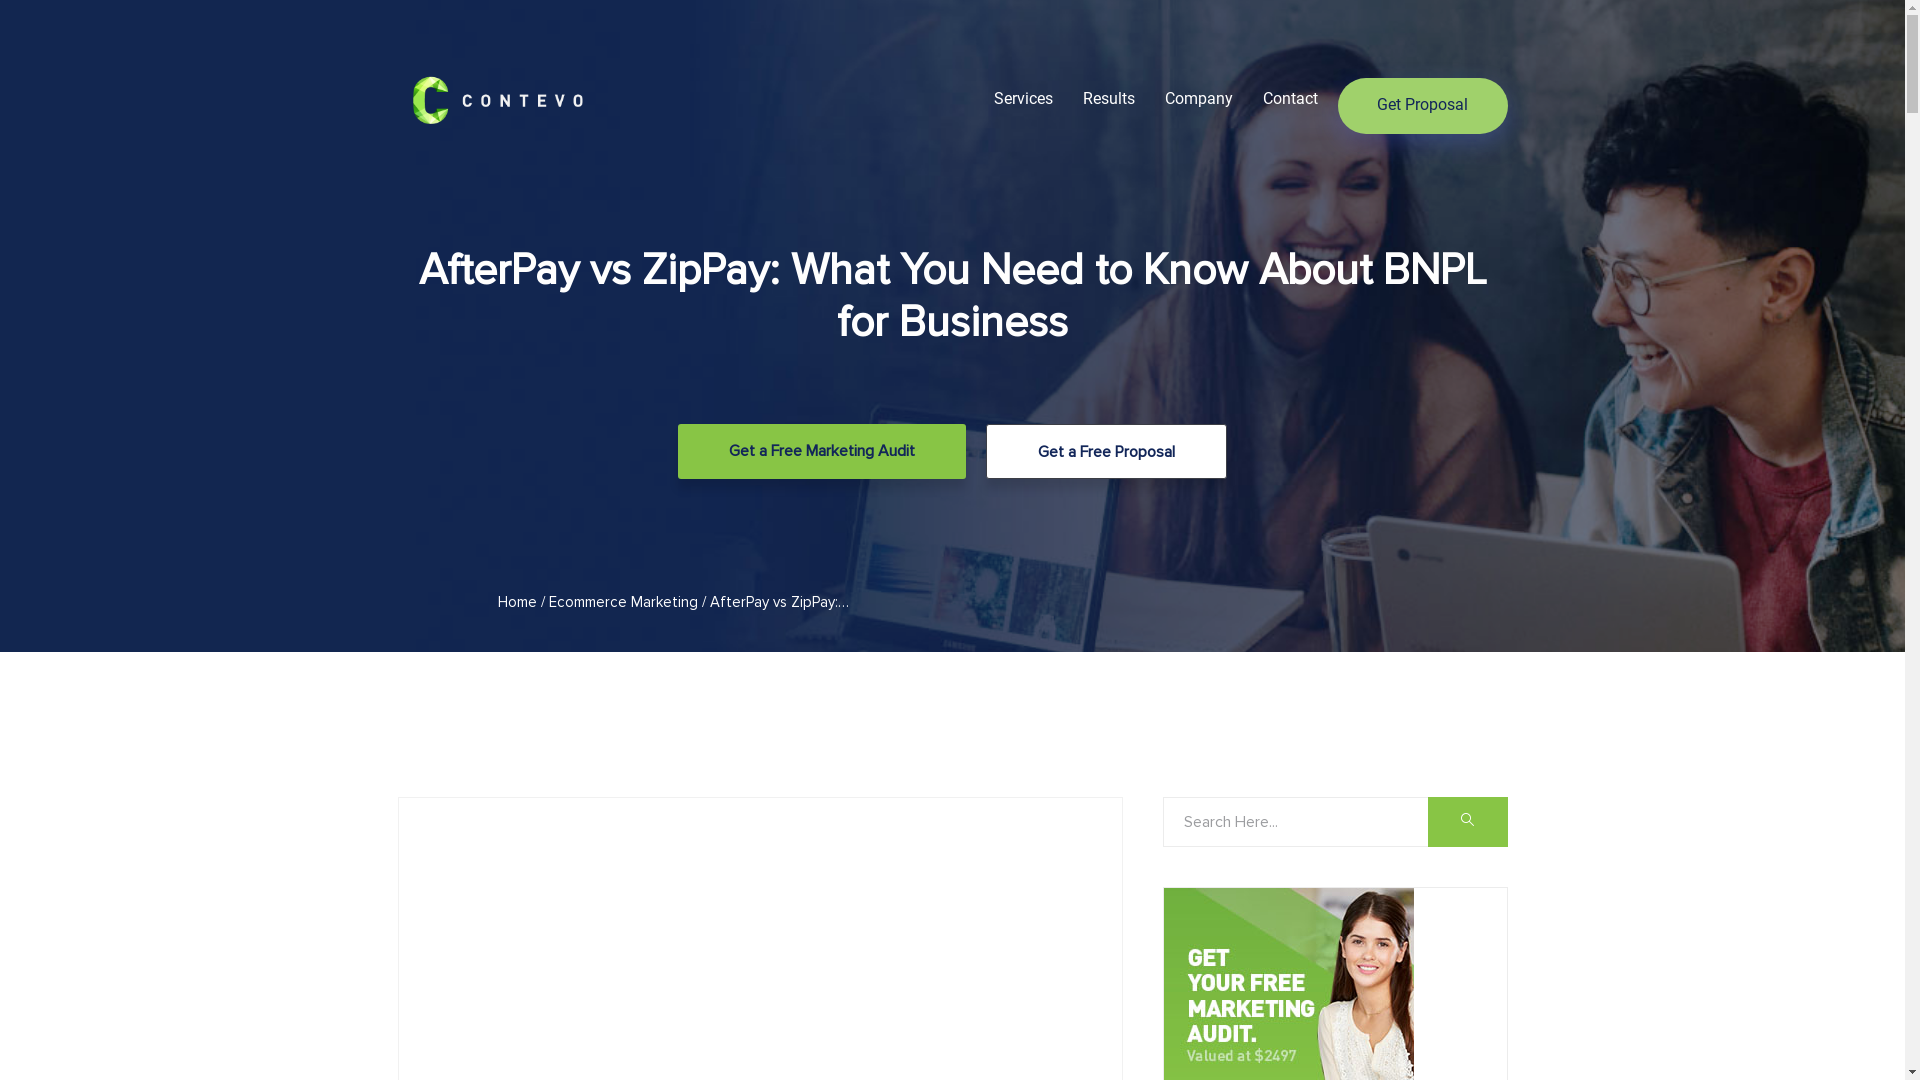  I want to click on 'Get a Free Marketing Audit', so click(677, 451).